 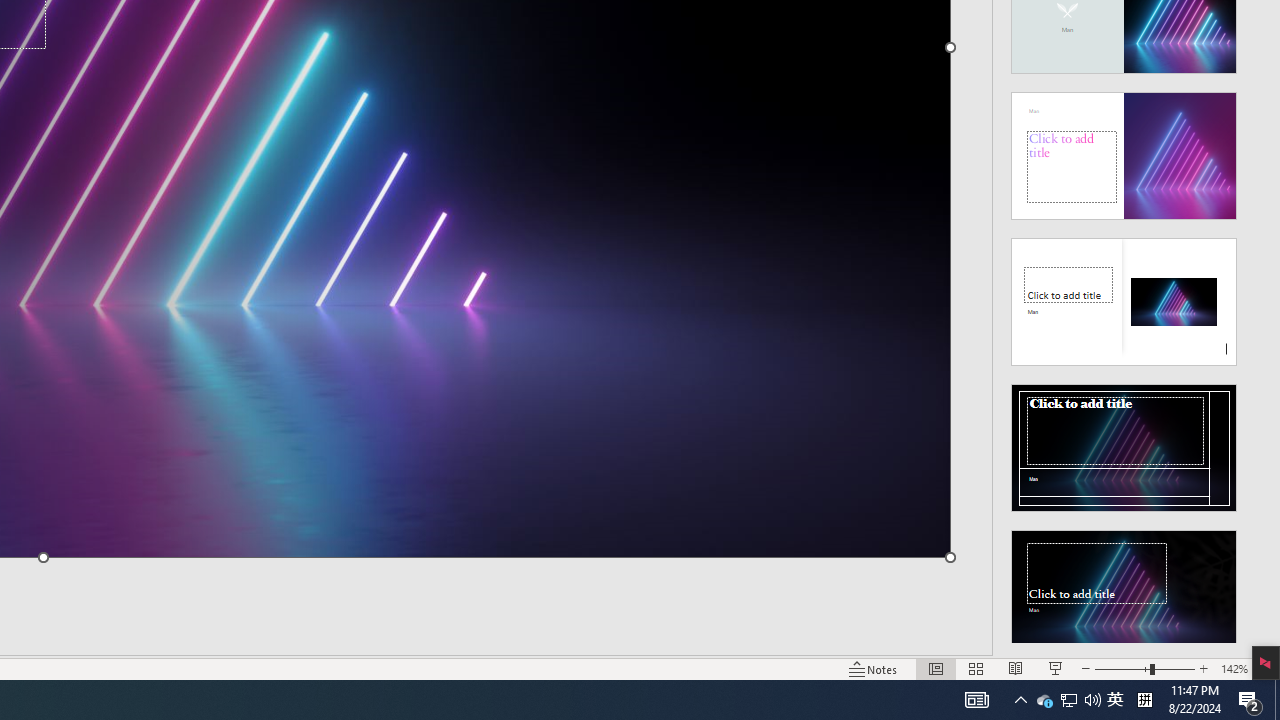 What do you see at coordinates (977, 698) in the screenshot?
I see `'AutomationID: 4105'` at bounding box center [977, 698].